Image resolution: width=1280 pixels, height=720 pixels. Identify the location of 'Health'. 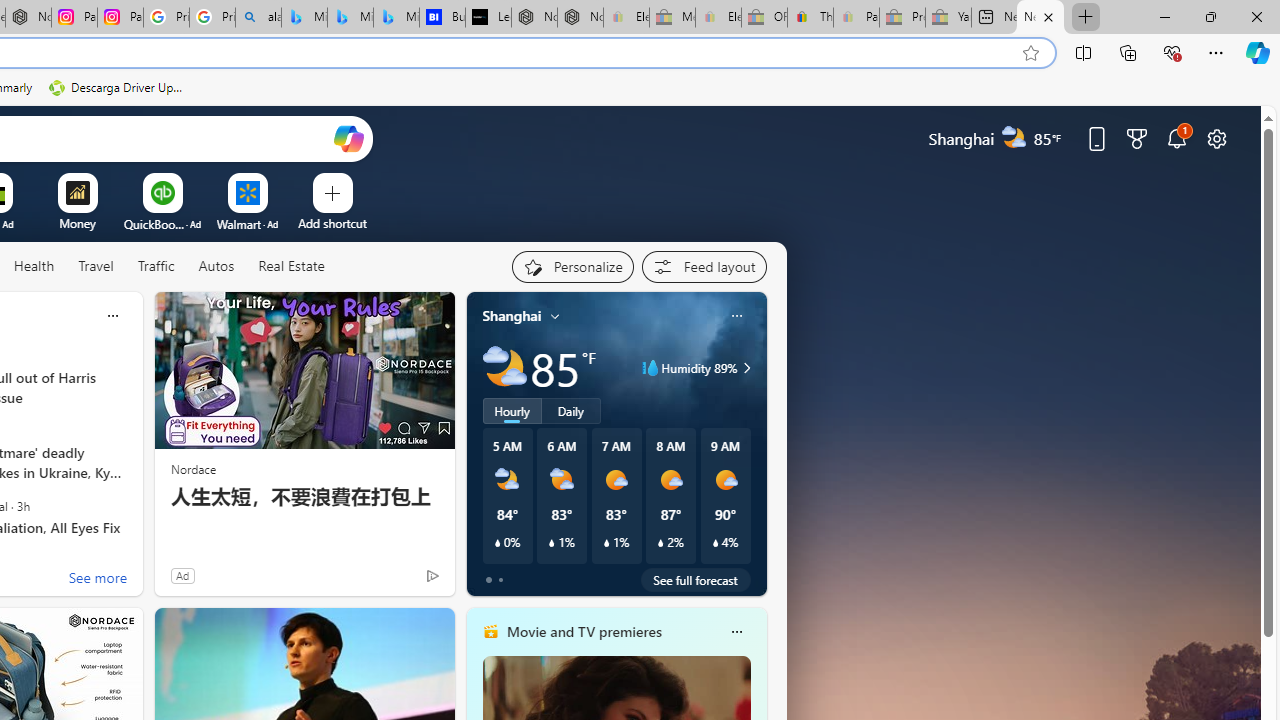
(33, 266).